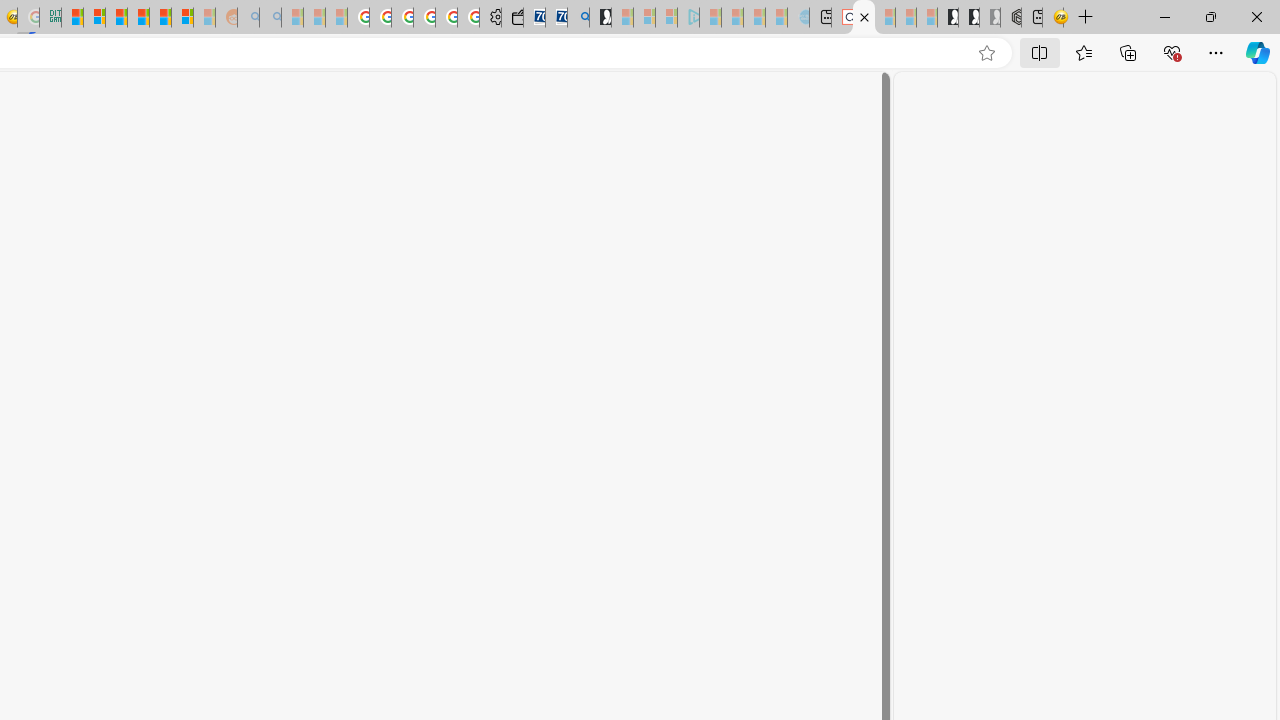  Describe the element at coordinates (1215, 51) in the screenshot. I see `'Settings and more (Alt+F)'` at that location.